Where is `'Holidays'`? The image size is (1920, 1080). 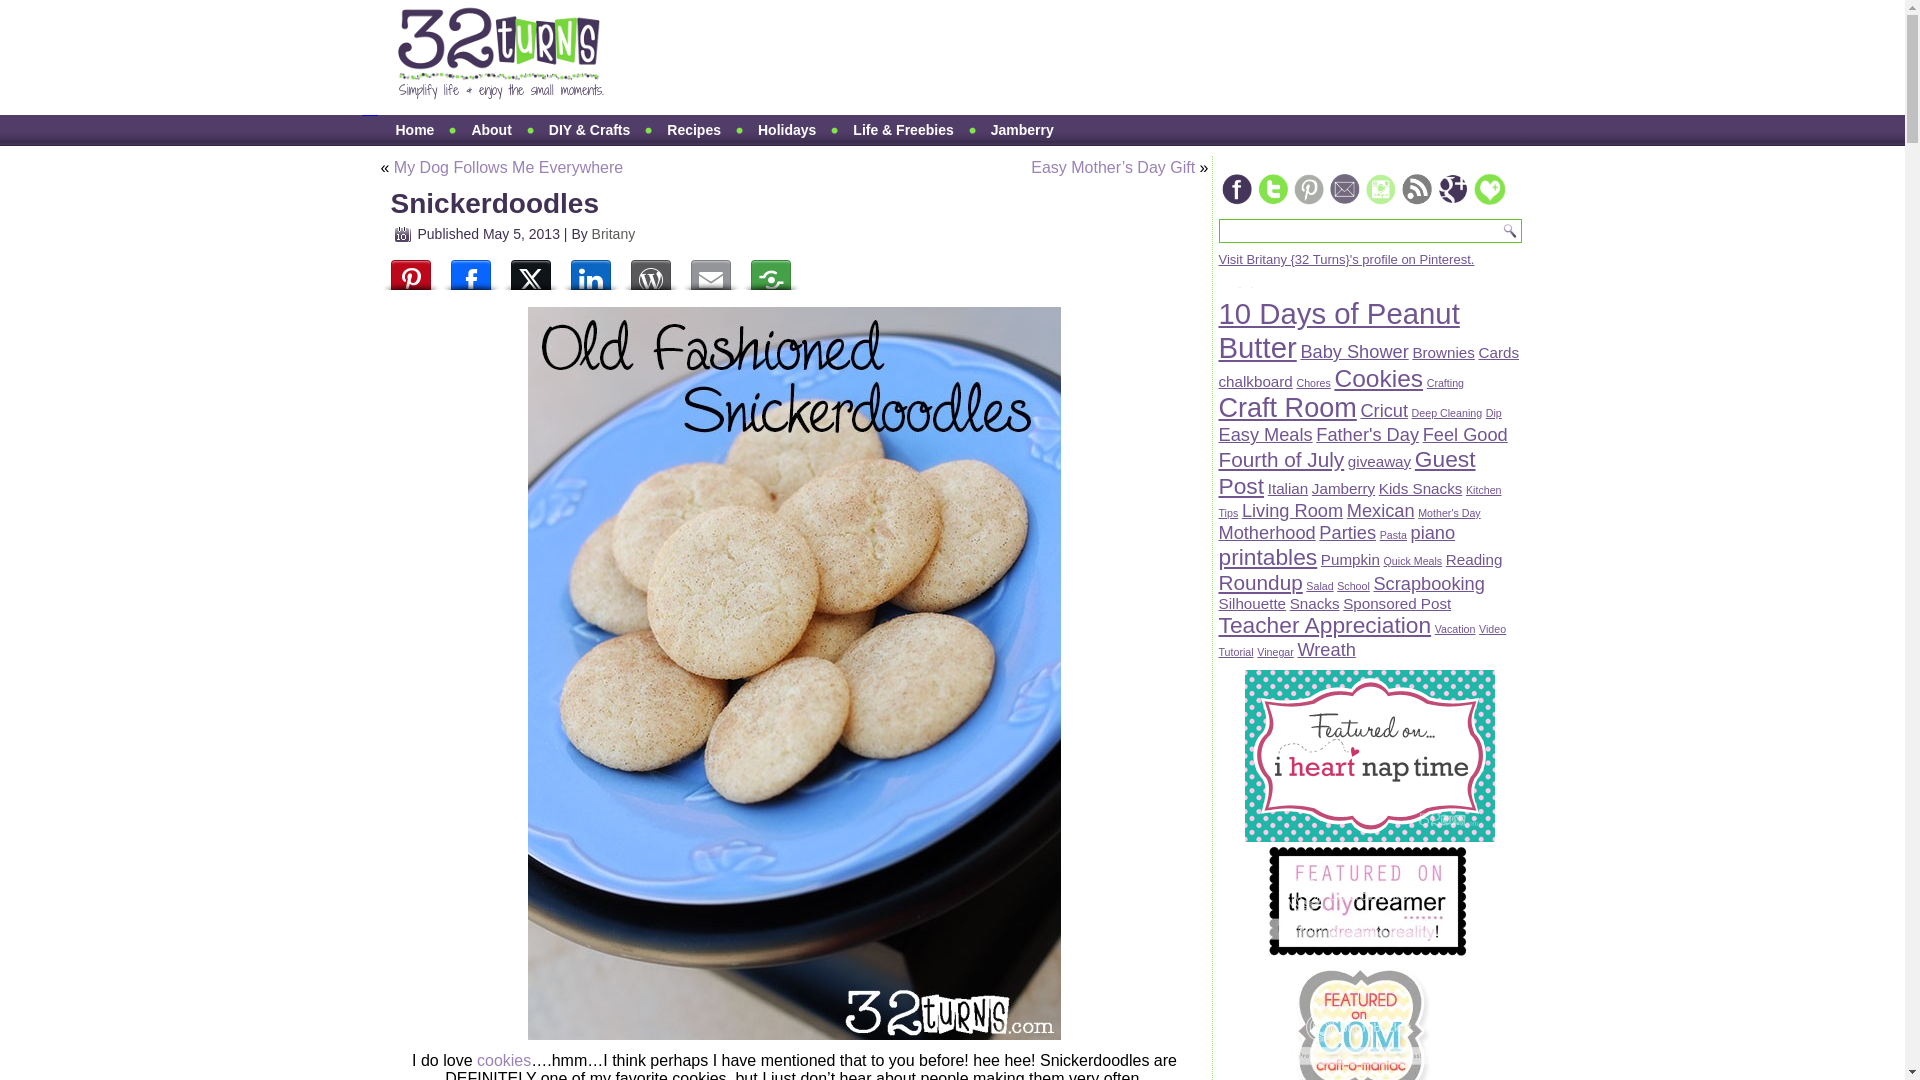
'Holidays' is located at coordinates (786, 130).